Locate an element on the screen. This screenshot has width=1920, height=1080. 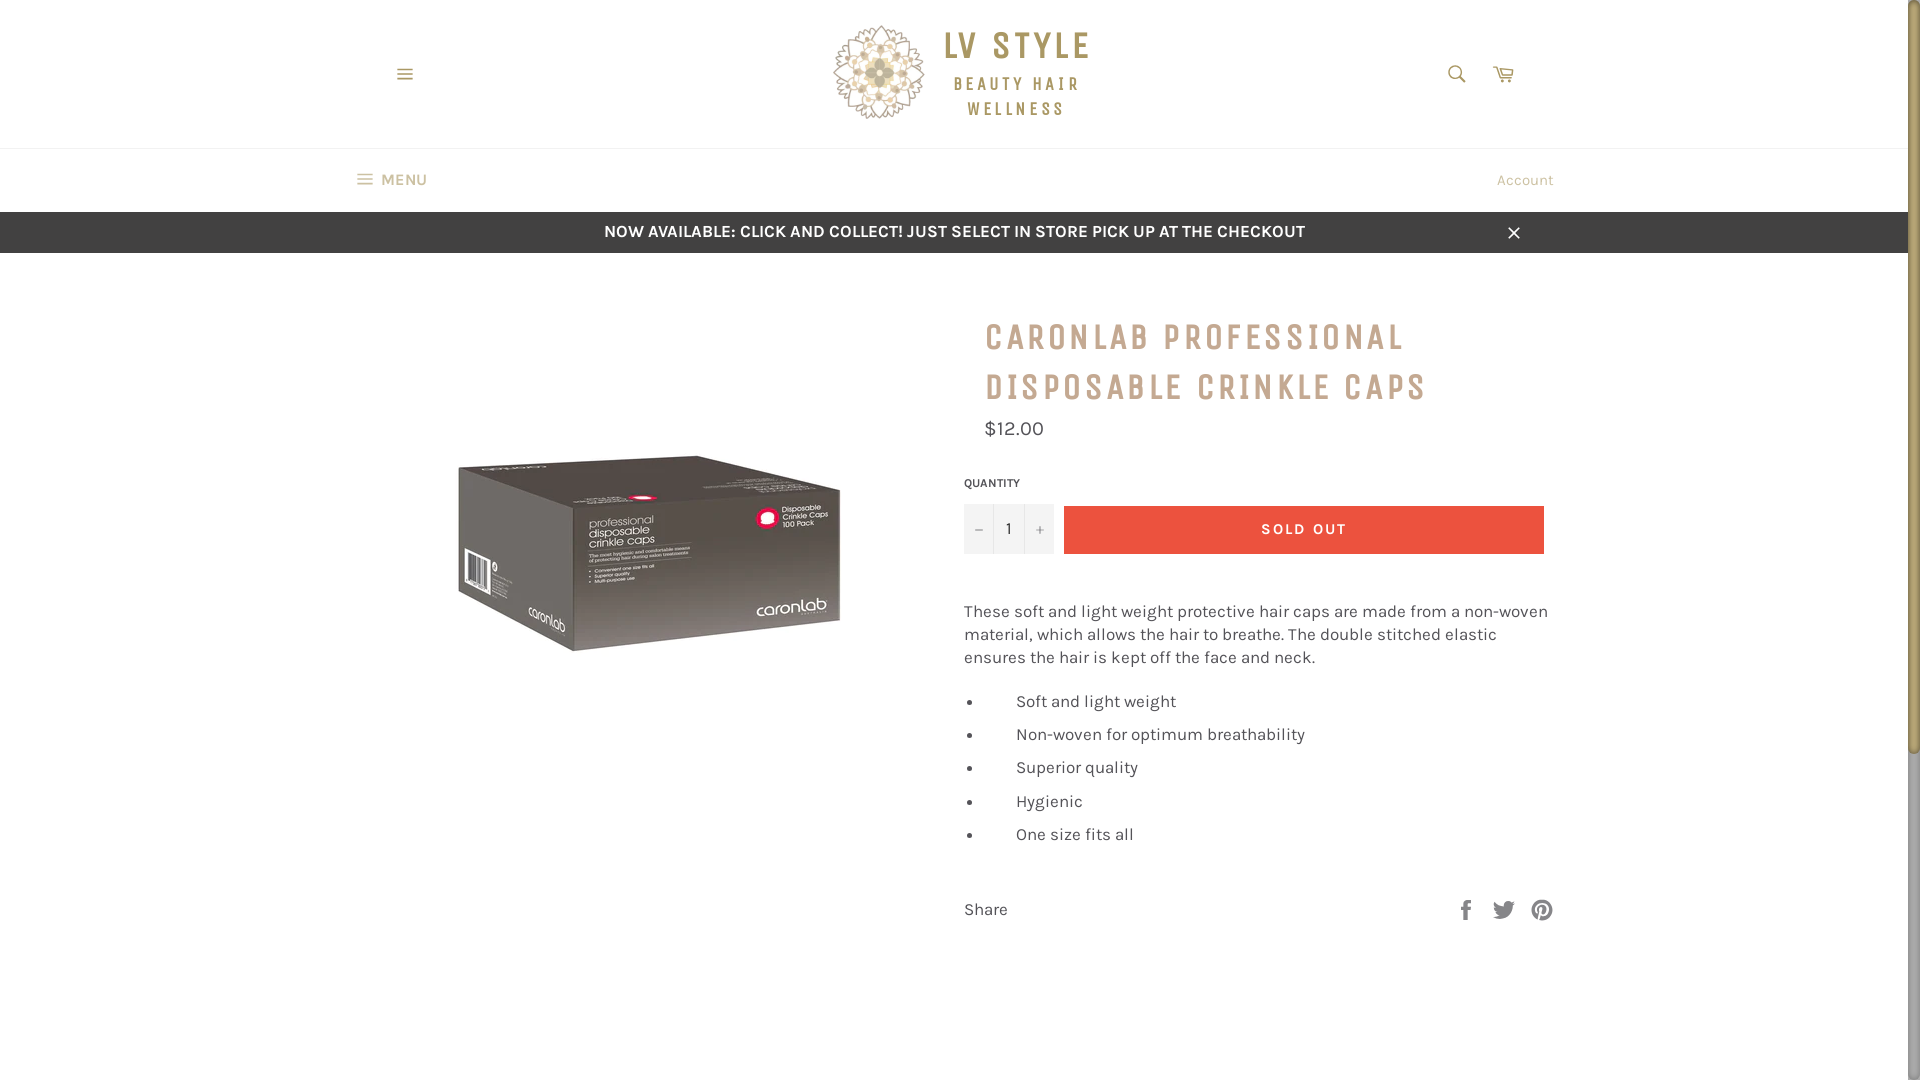
'SOLD OUT' is located at coordinates (1304, 528).